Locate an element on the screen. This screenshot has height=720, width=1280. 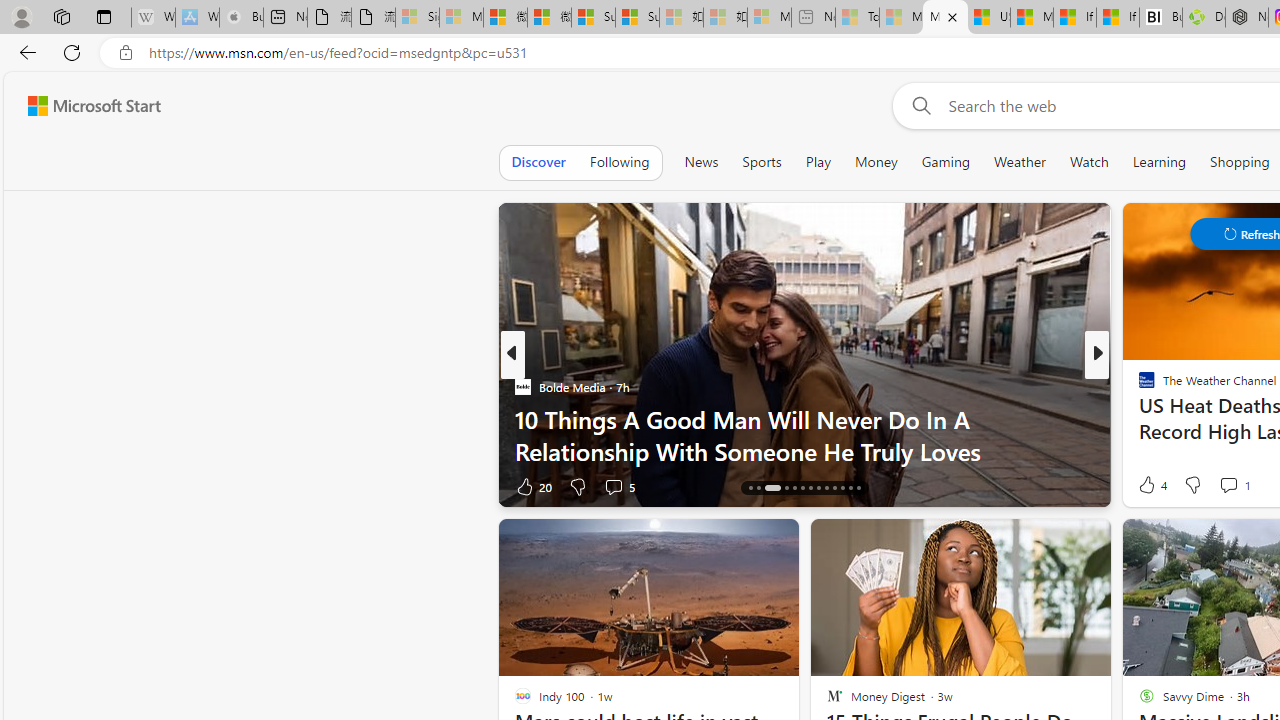
'AutomationID: tab-25' is located at coordinates (850, 488).